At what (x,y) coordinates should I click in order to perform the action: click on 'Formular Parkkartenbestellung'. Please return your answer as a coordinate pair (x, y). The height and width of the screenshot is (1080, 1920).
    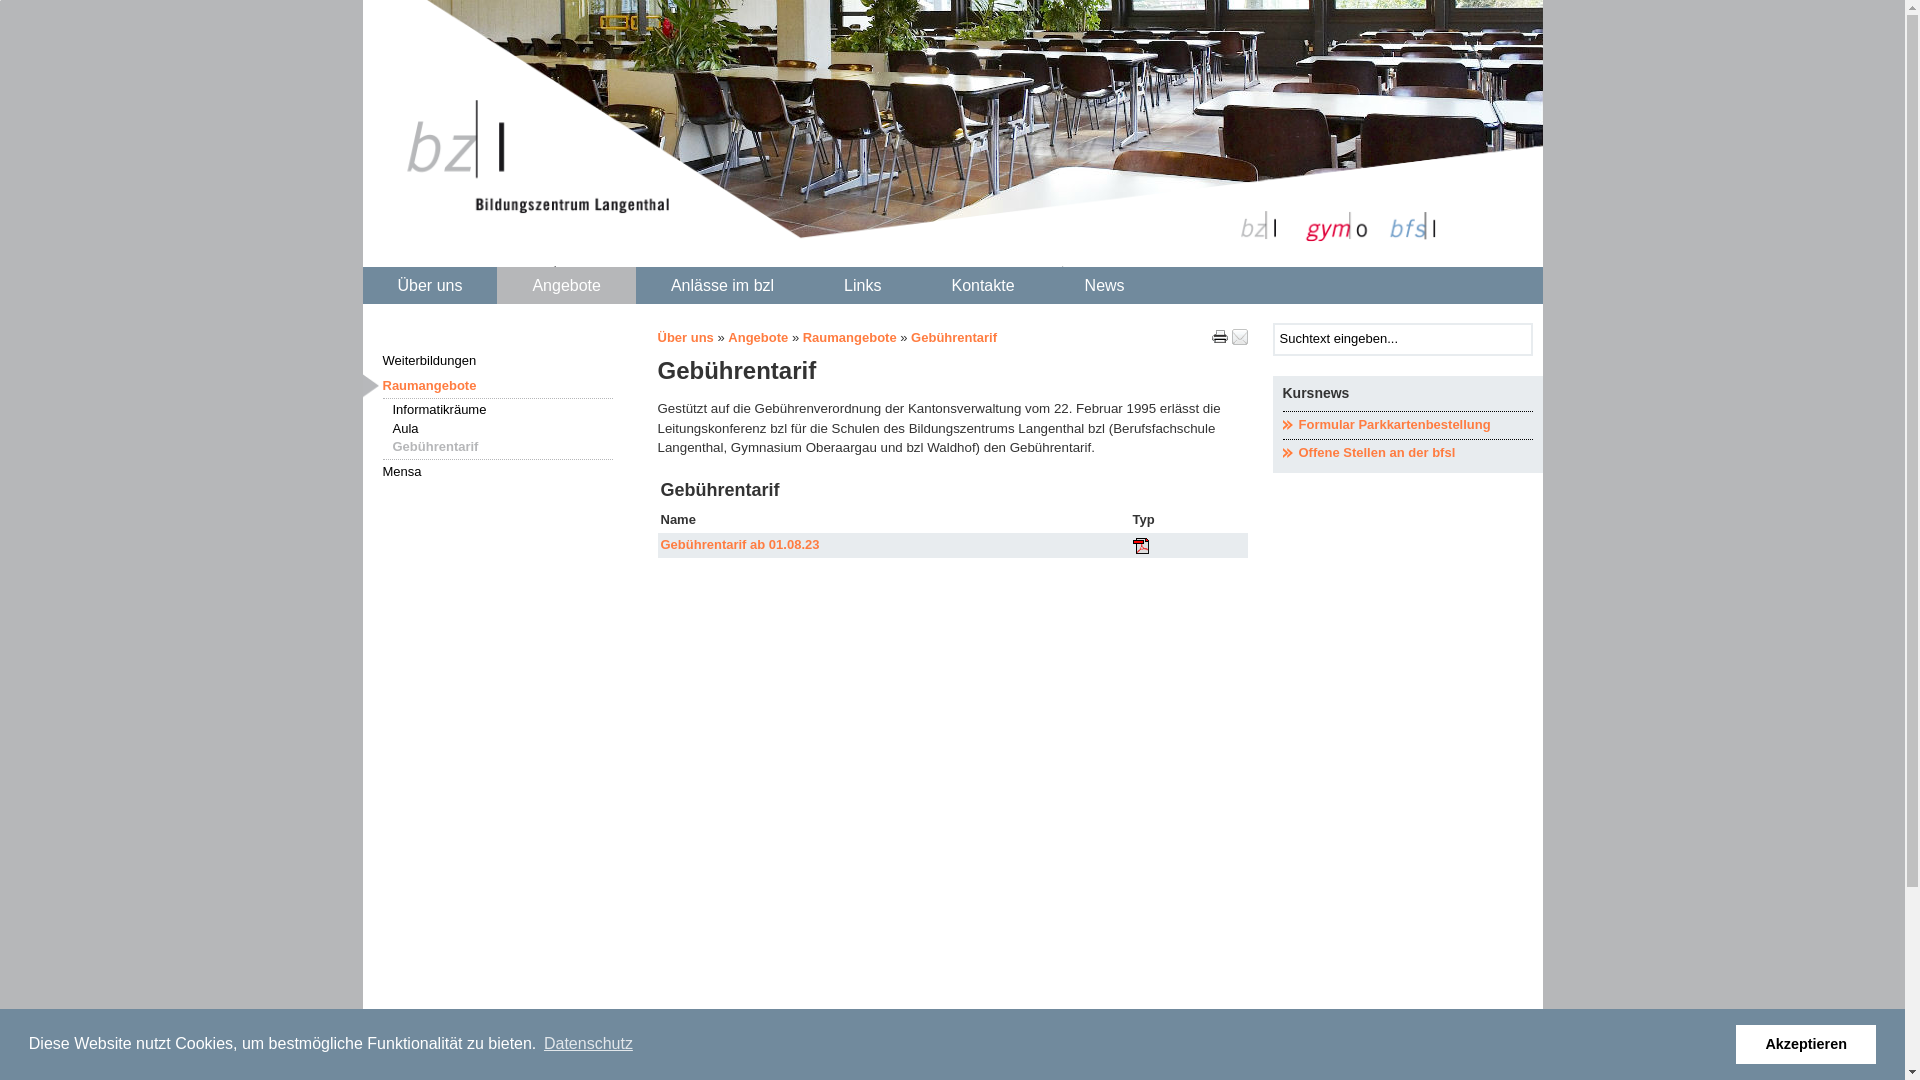
    Looking at the image, I should click on (1281, 424).